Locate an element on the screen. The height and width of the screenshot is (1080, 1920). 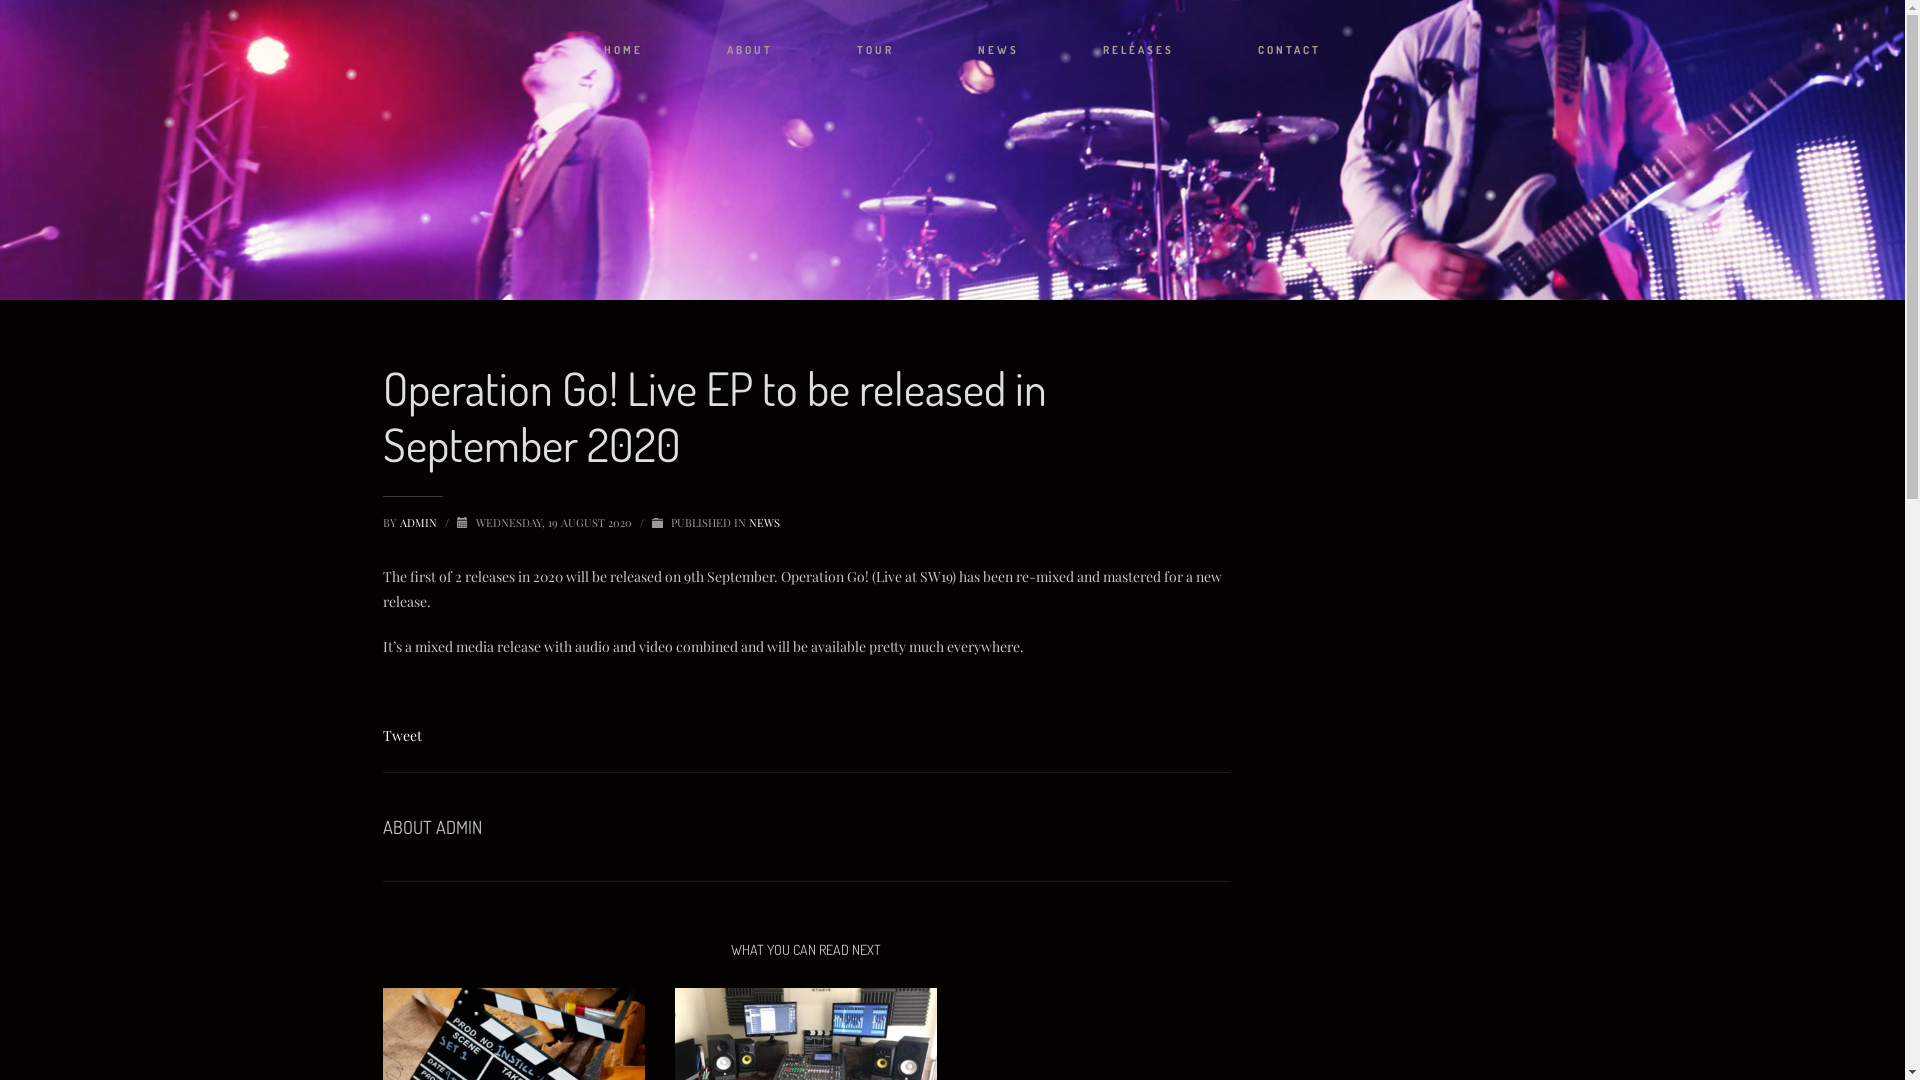
'NEWS' is located at coordinates (998, 49).